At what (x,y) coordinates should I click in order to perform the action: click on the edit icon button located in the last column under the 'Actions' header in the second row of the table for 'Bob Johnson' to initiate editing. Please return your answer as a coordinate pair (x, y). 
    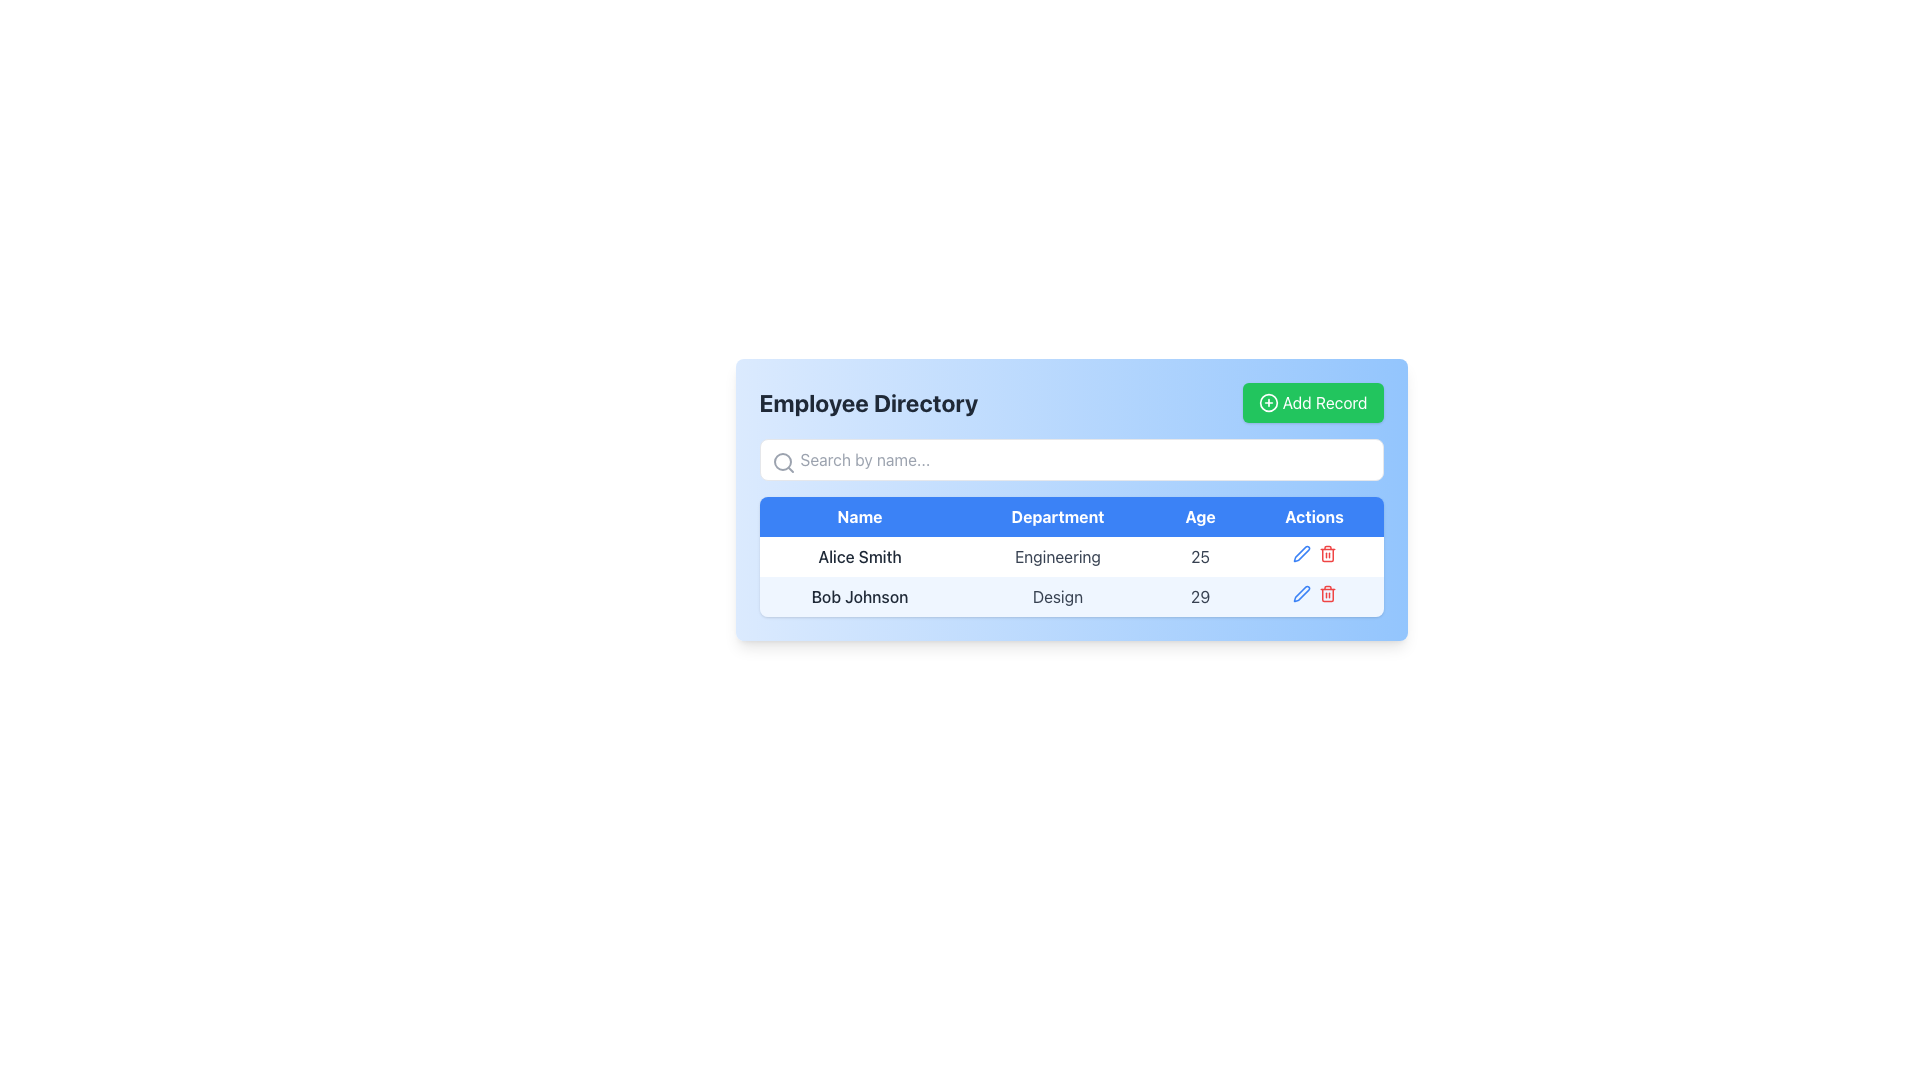
    Looking at the image, I should click on (1301, 593).